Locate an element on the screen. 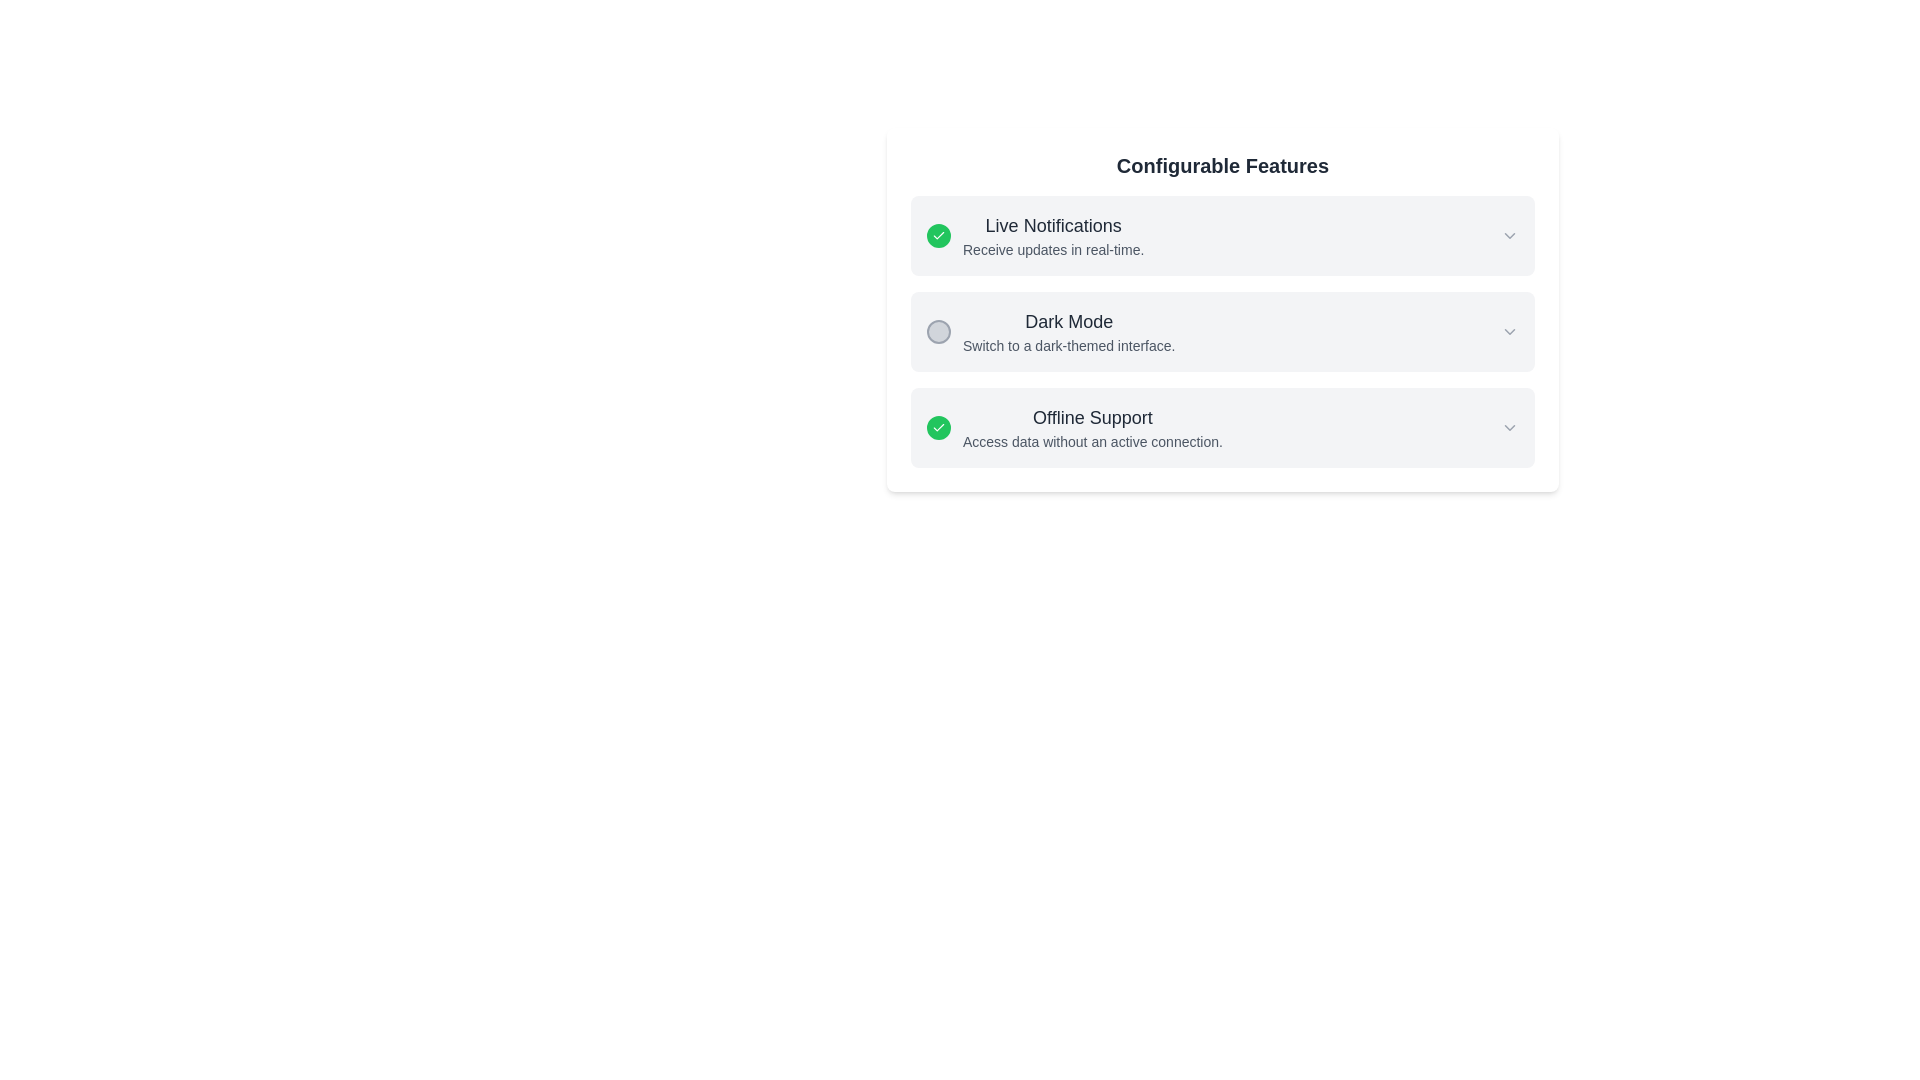 Image resolution: width=1920 pixels, height=1080 pixels. the static text element styled as a heading that reads 'Live Notifications' to trigger additional styling effects is located at coordinates (1052, 225).